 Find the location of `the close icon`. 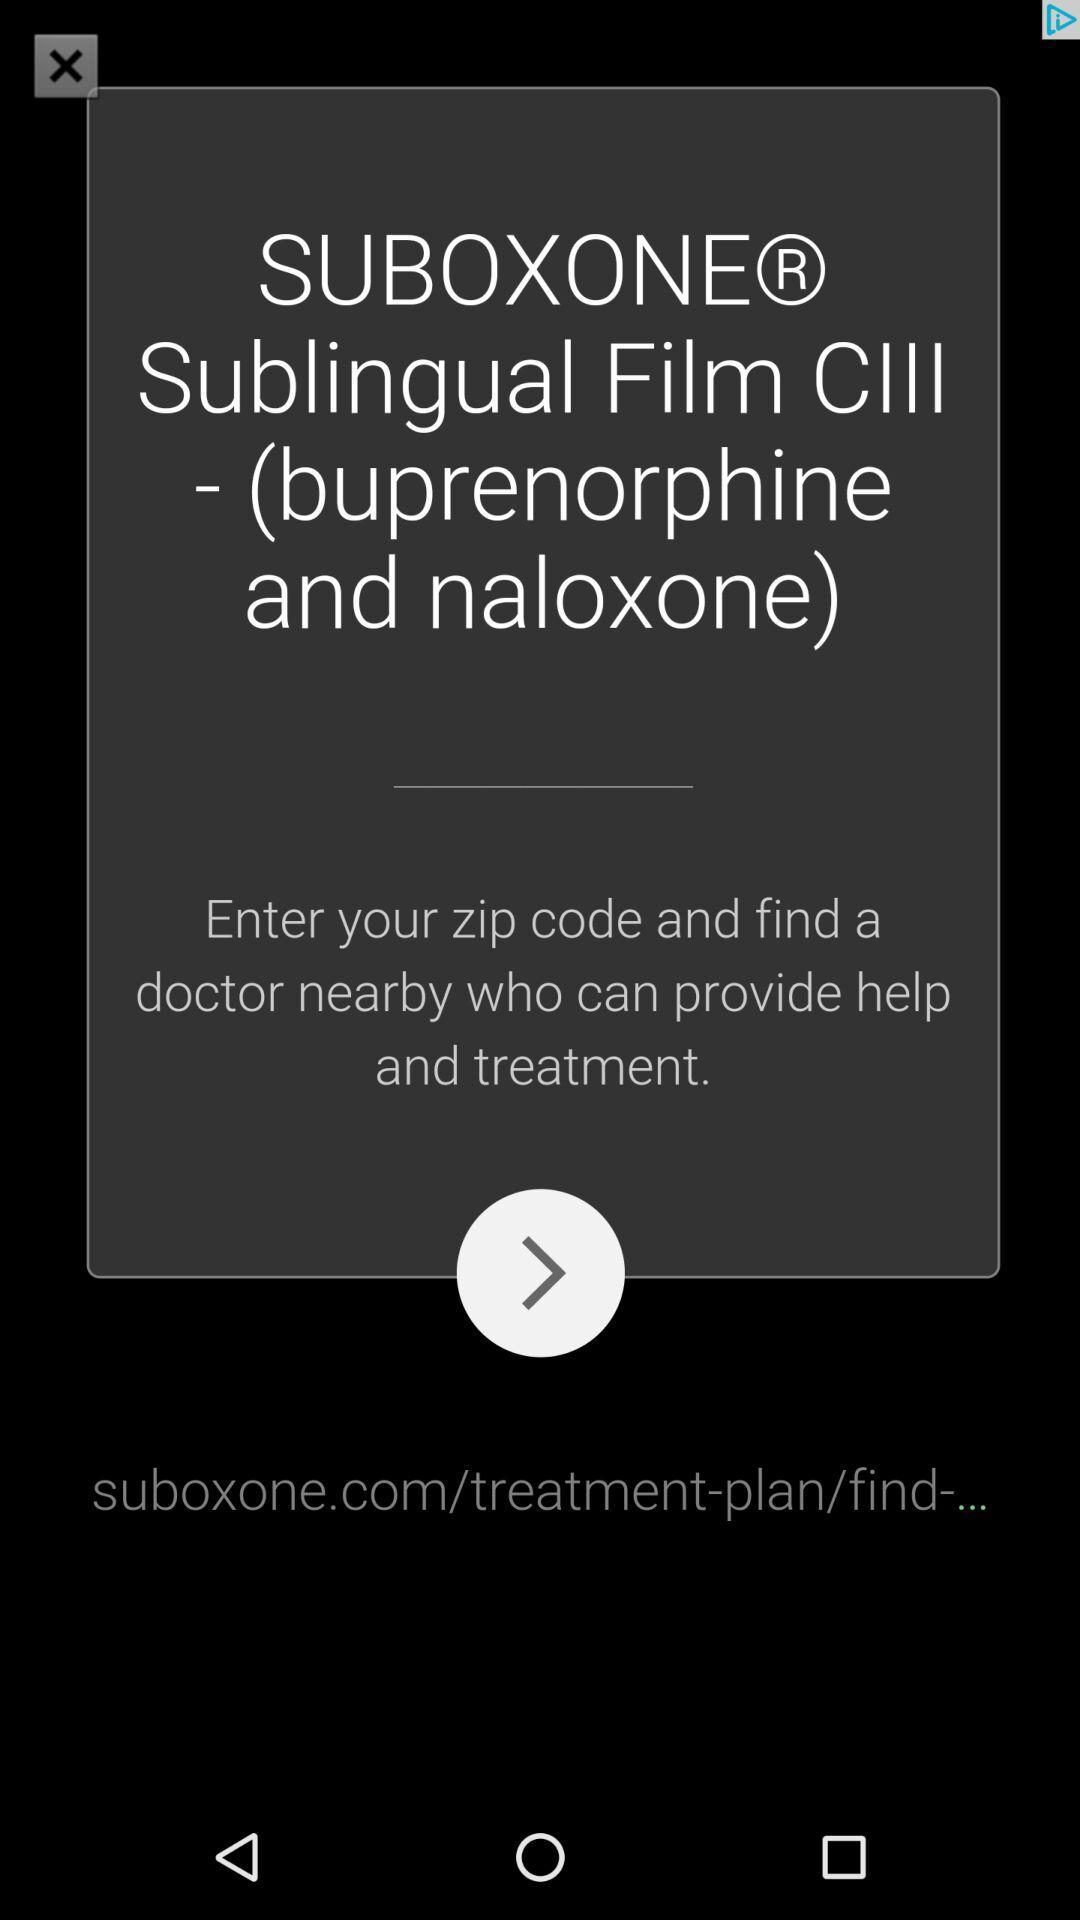

the close icon is located at coordinates (77, 83).